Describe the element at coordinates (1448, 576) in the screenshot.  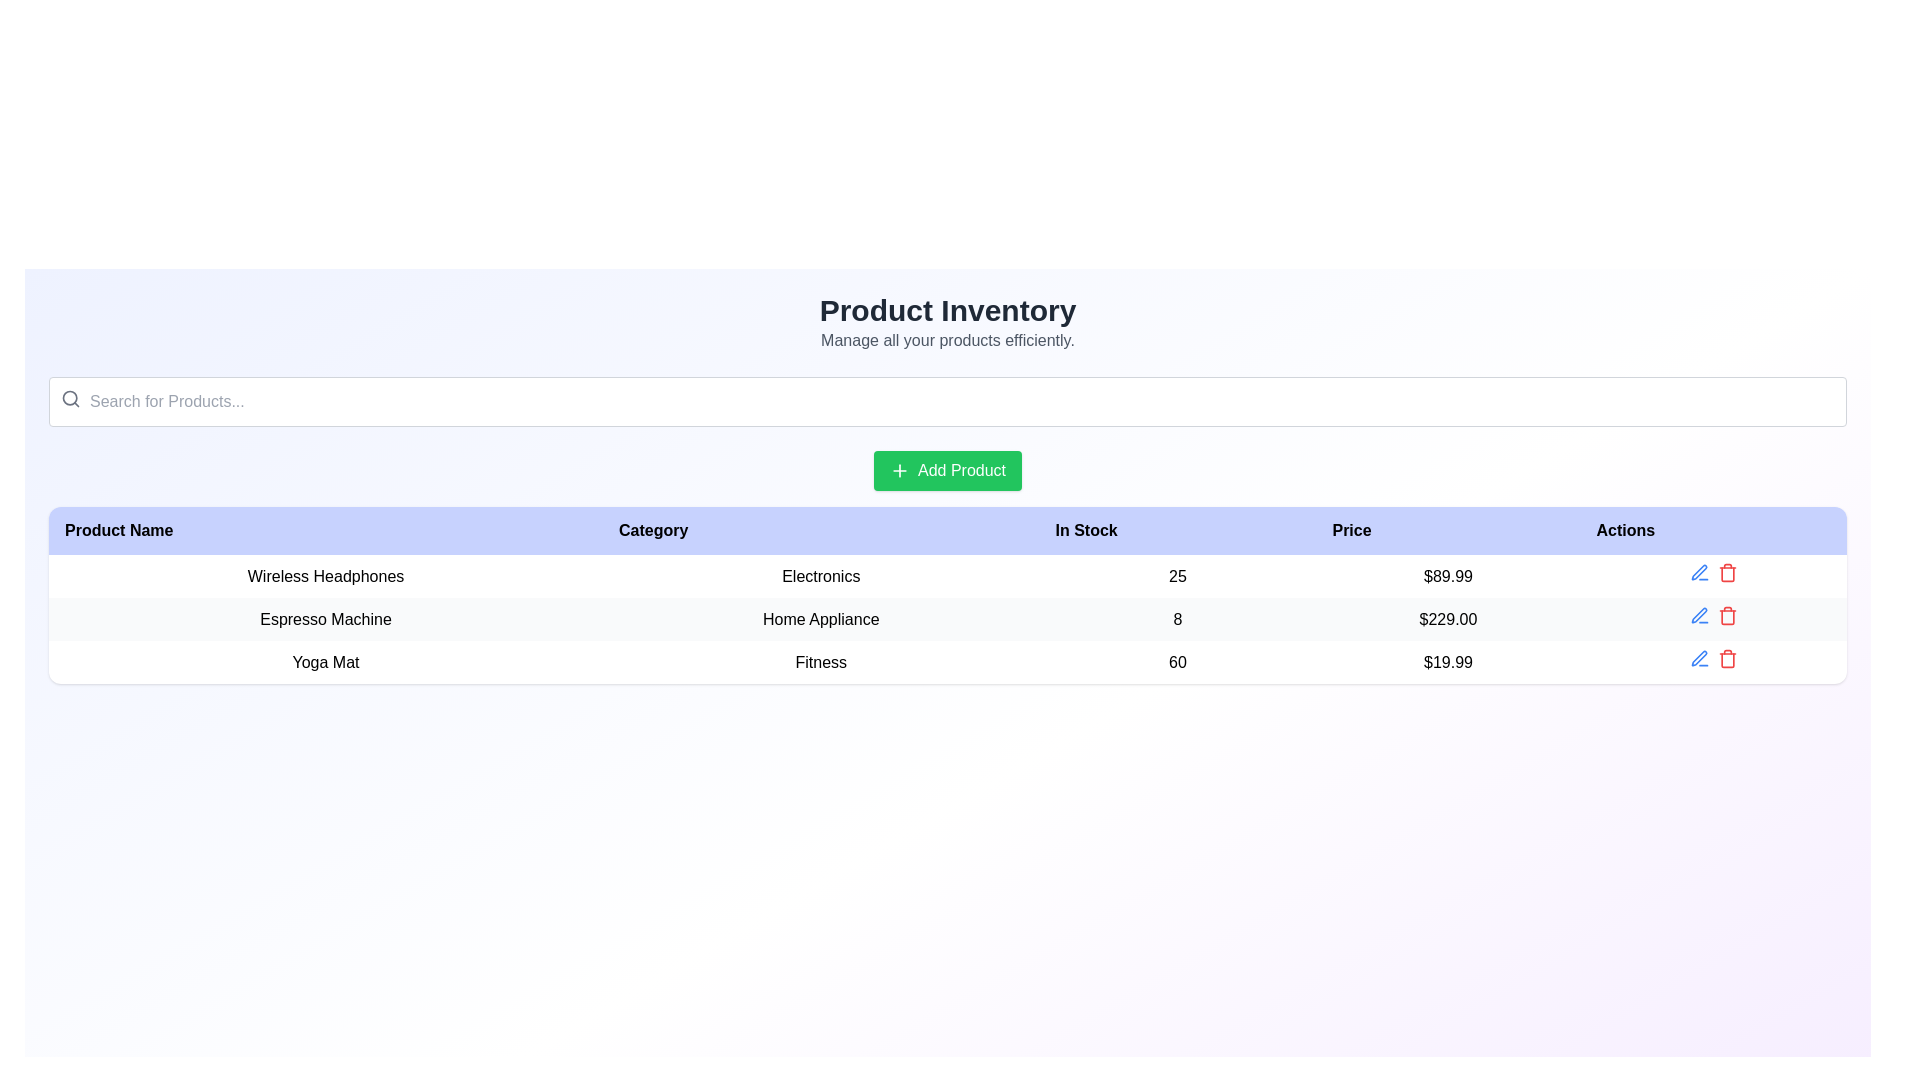
I see `the text label displaying the price '$89.99' for the product 'Wireless Headphones' located in the fourth column of the first row of the table` at that location.